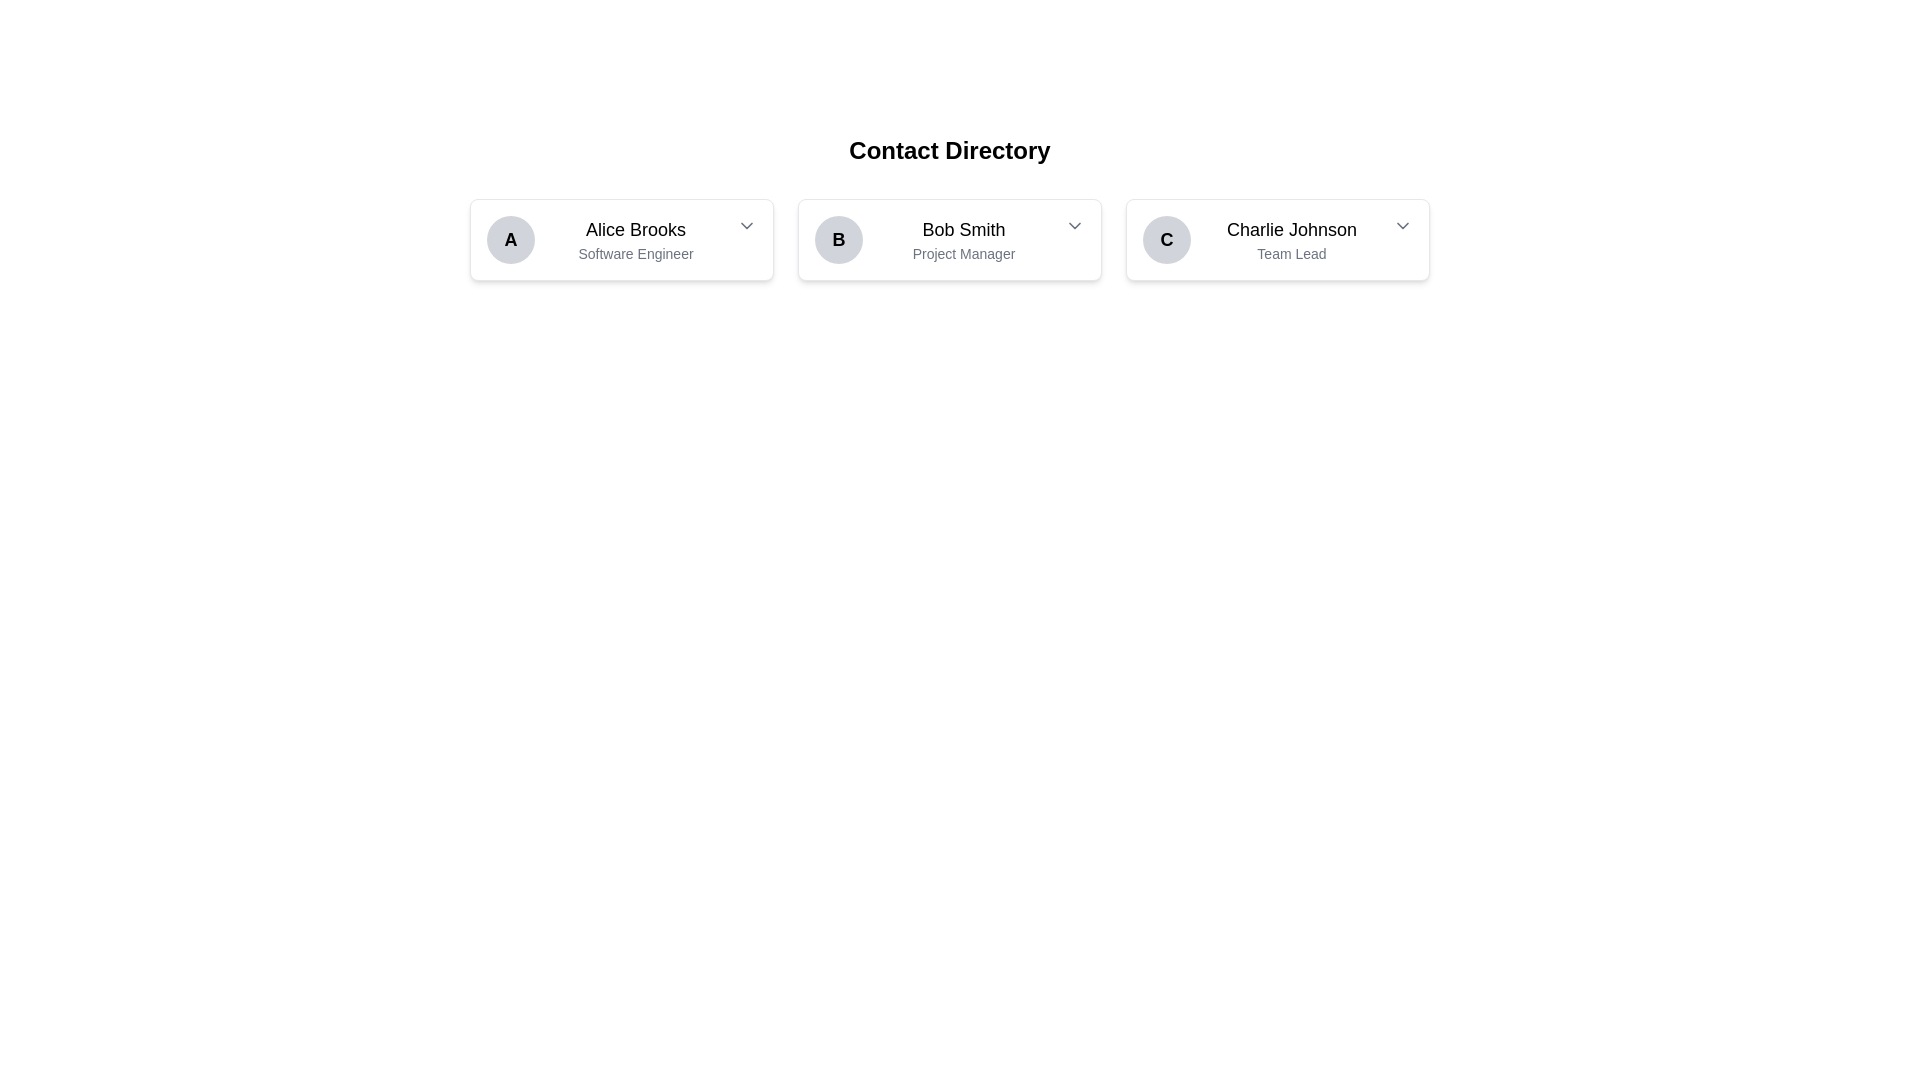 The width and height of the screenshot is (1920, 1080). I want to click on the Avatar or user icon, so click(839, 238).